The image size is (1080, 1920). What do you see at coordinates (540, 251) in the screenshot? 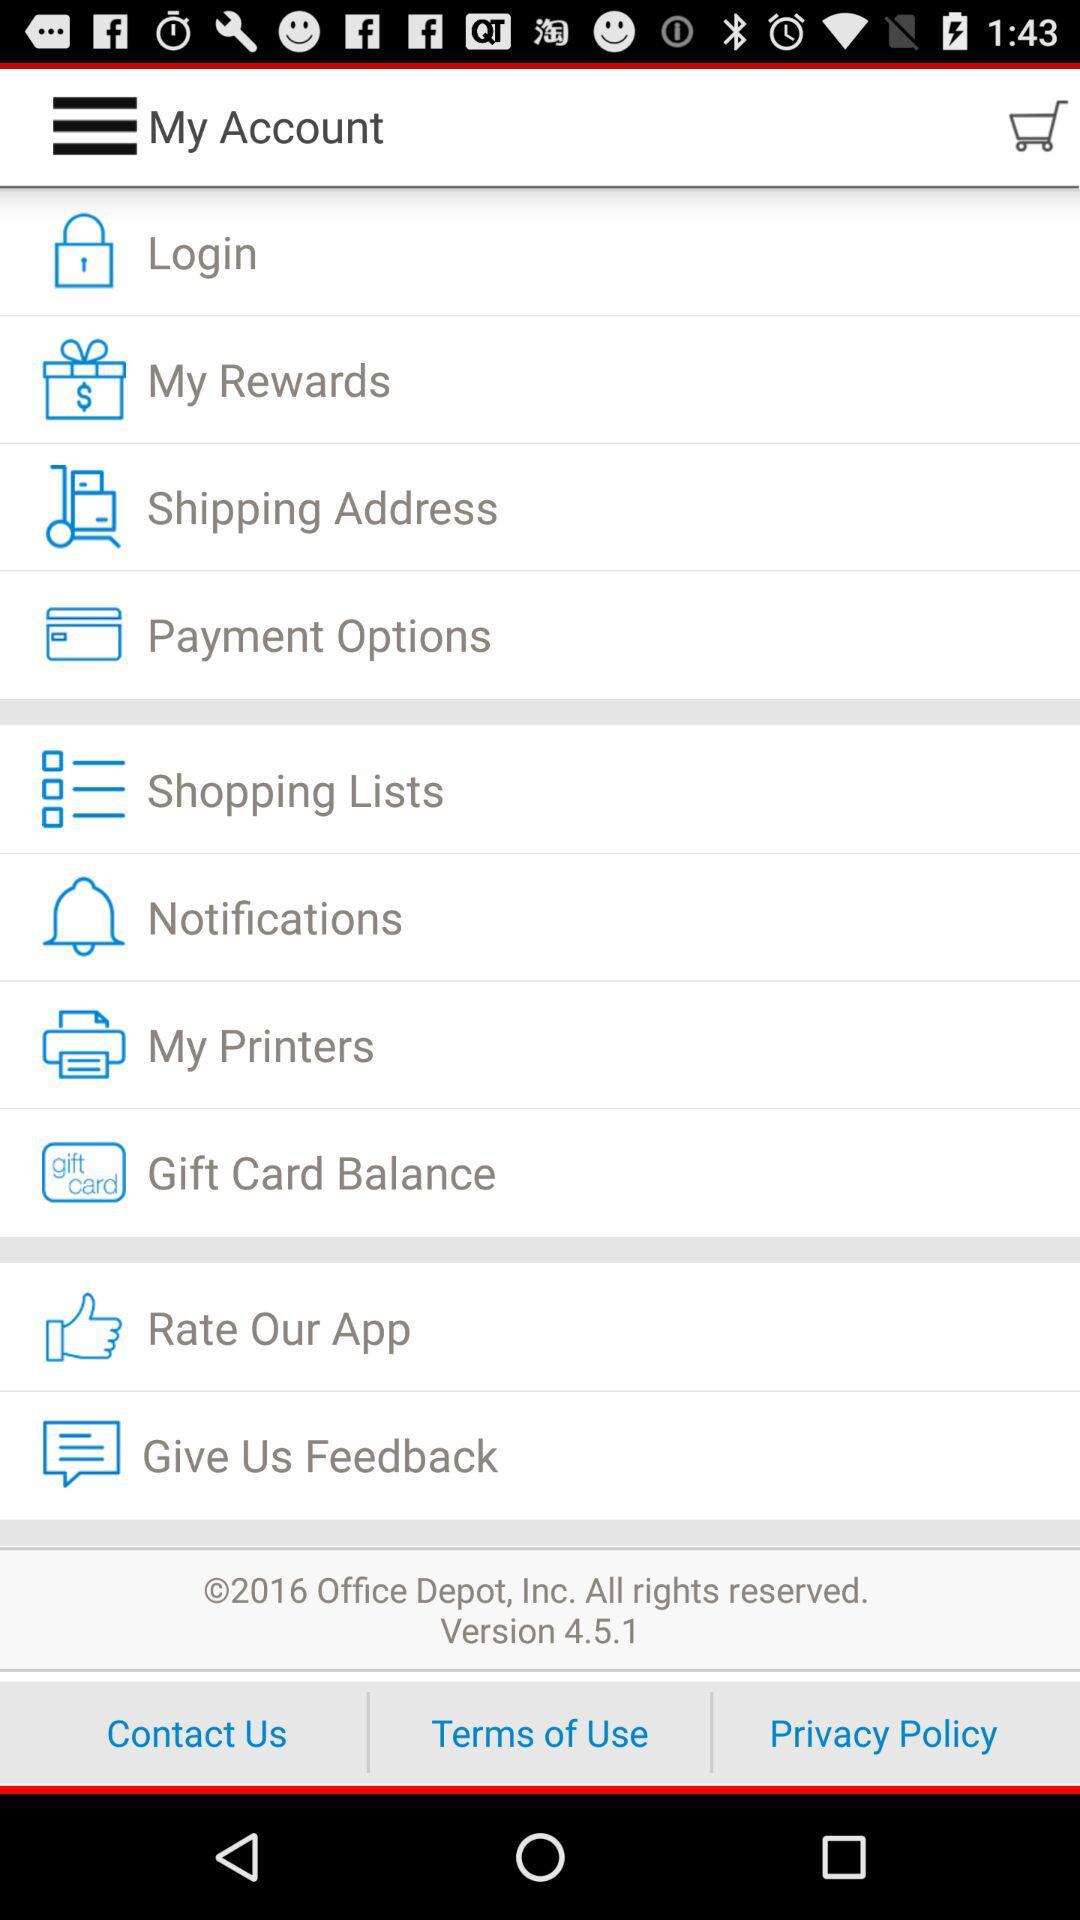
I see `the login icon` at bounding box center [540, 251].